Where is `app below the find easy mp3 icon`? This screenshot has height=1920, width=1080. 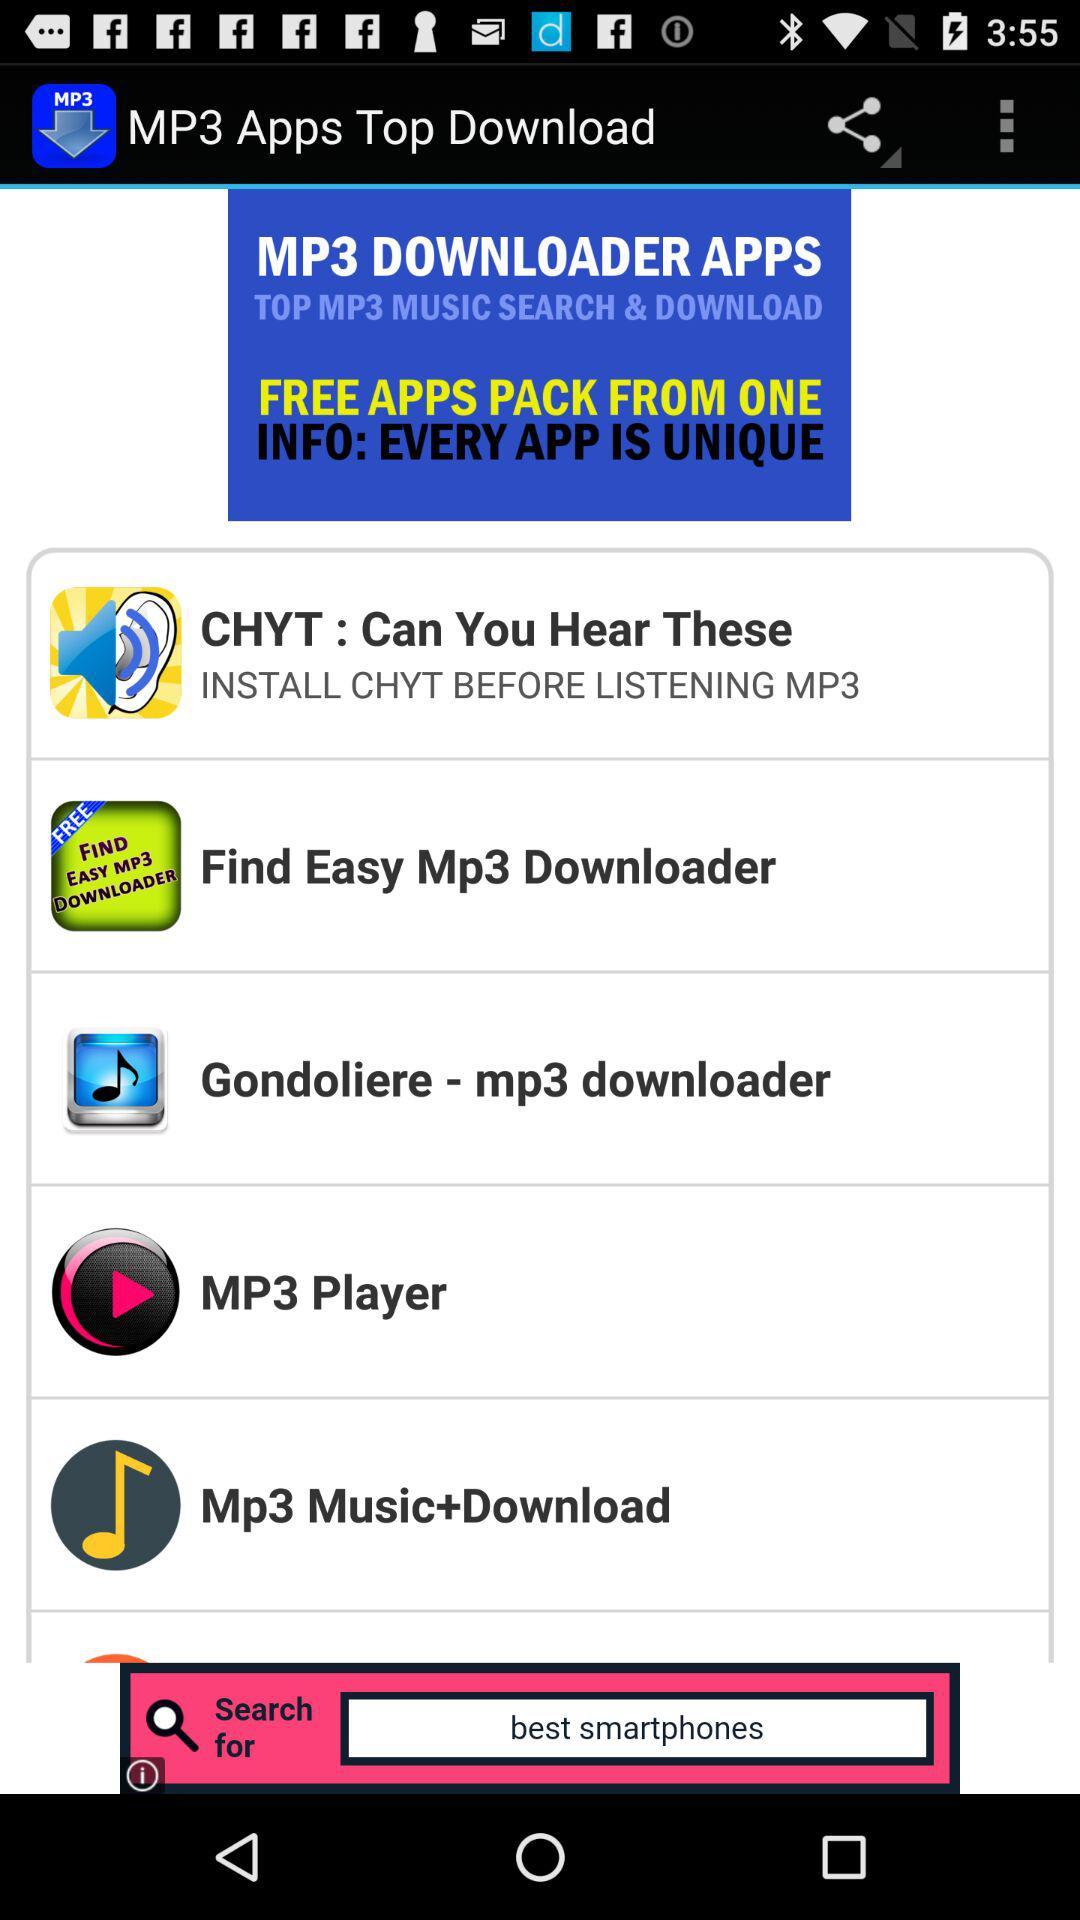
app below the find easy mp3 icon is located at coordinates (613, 1077).